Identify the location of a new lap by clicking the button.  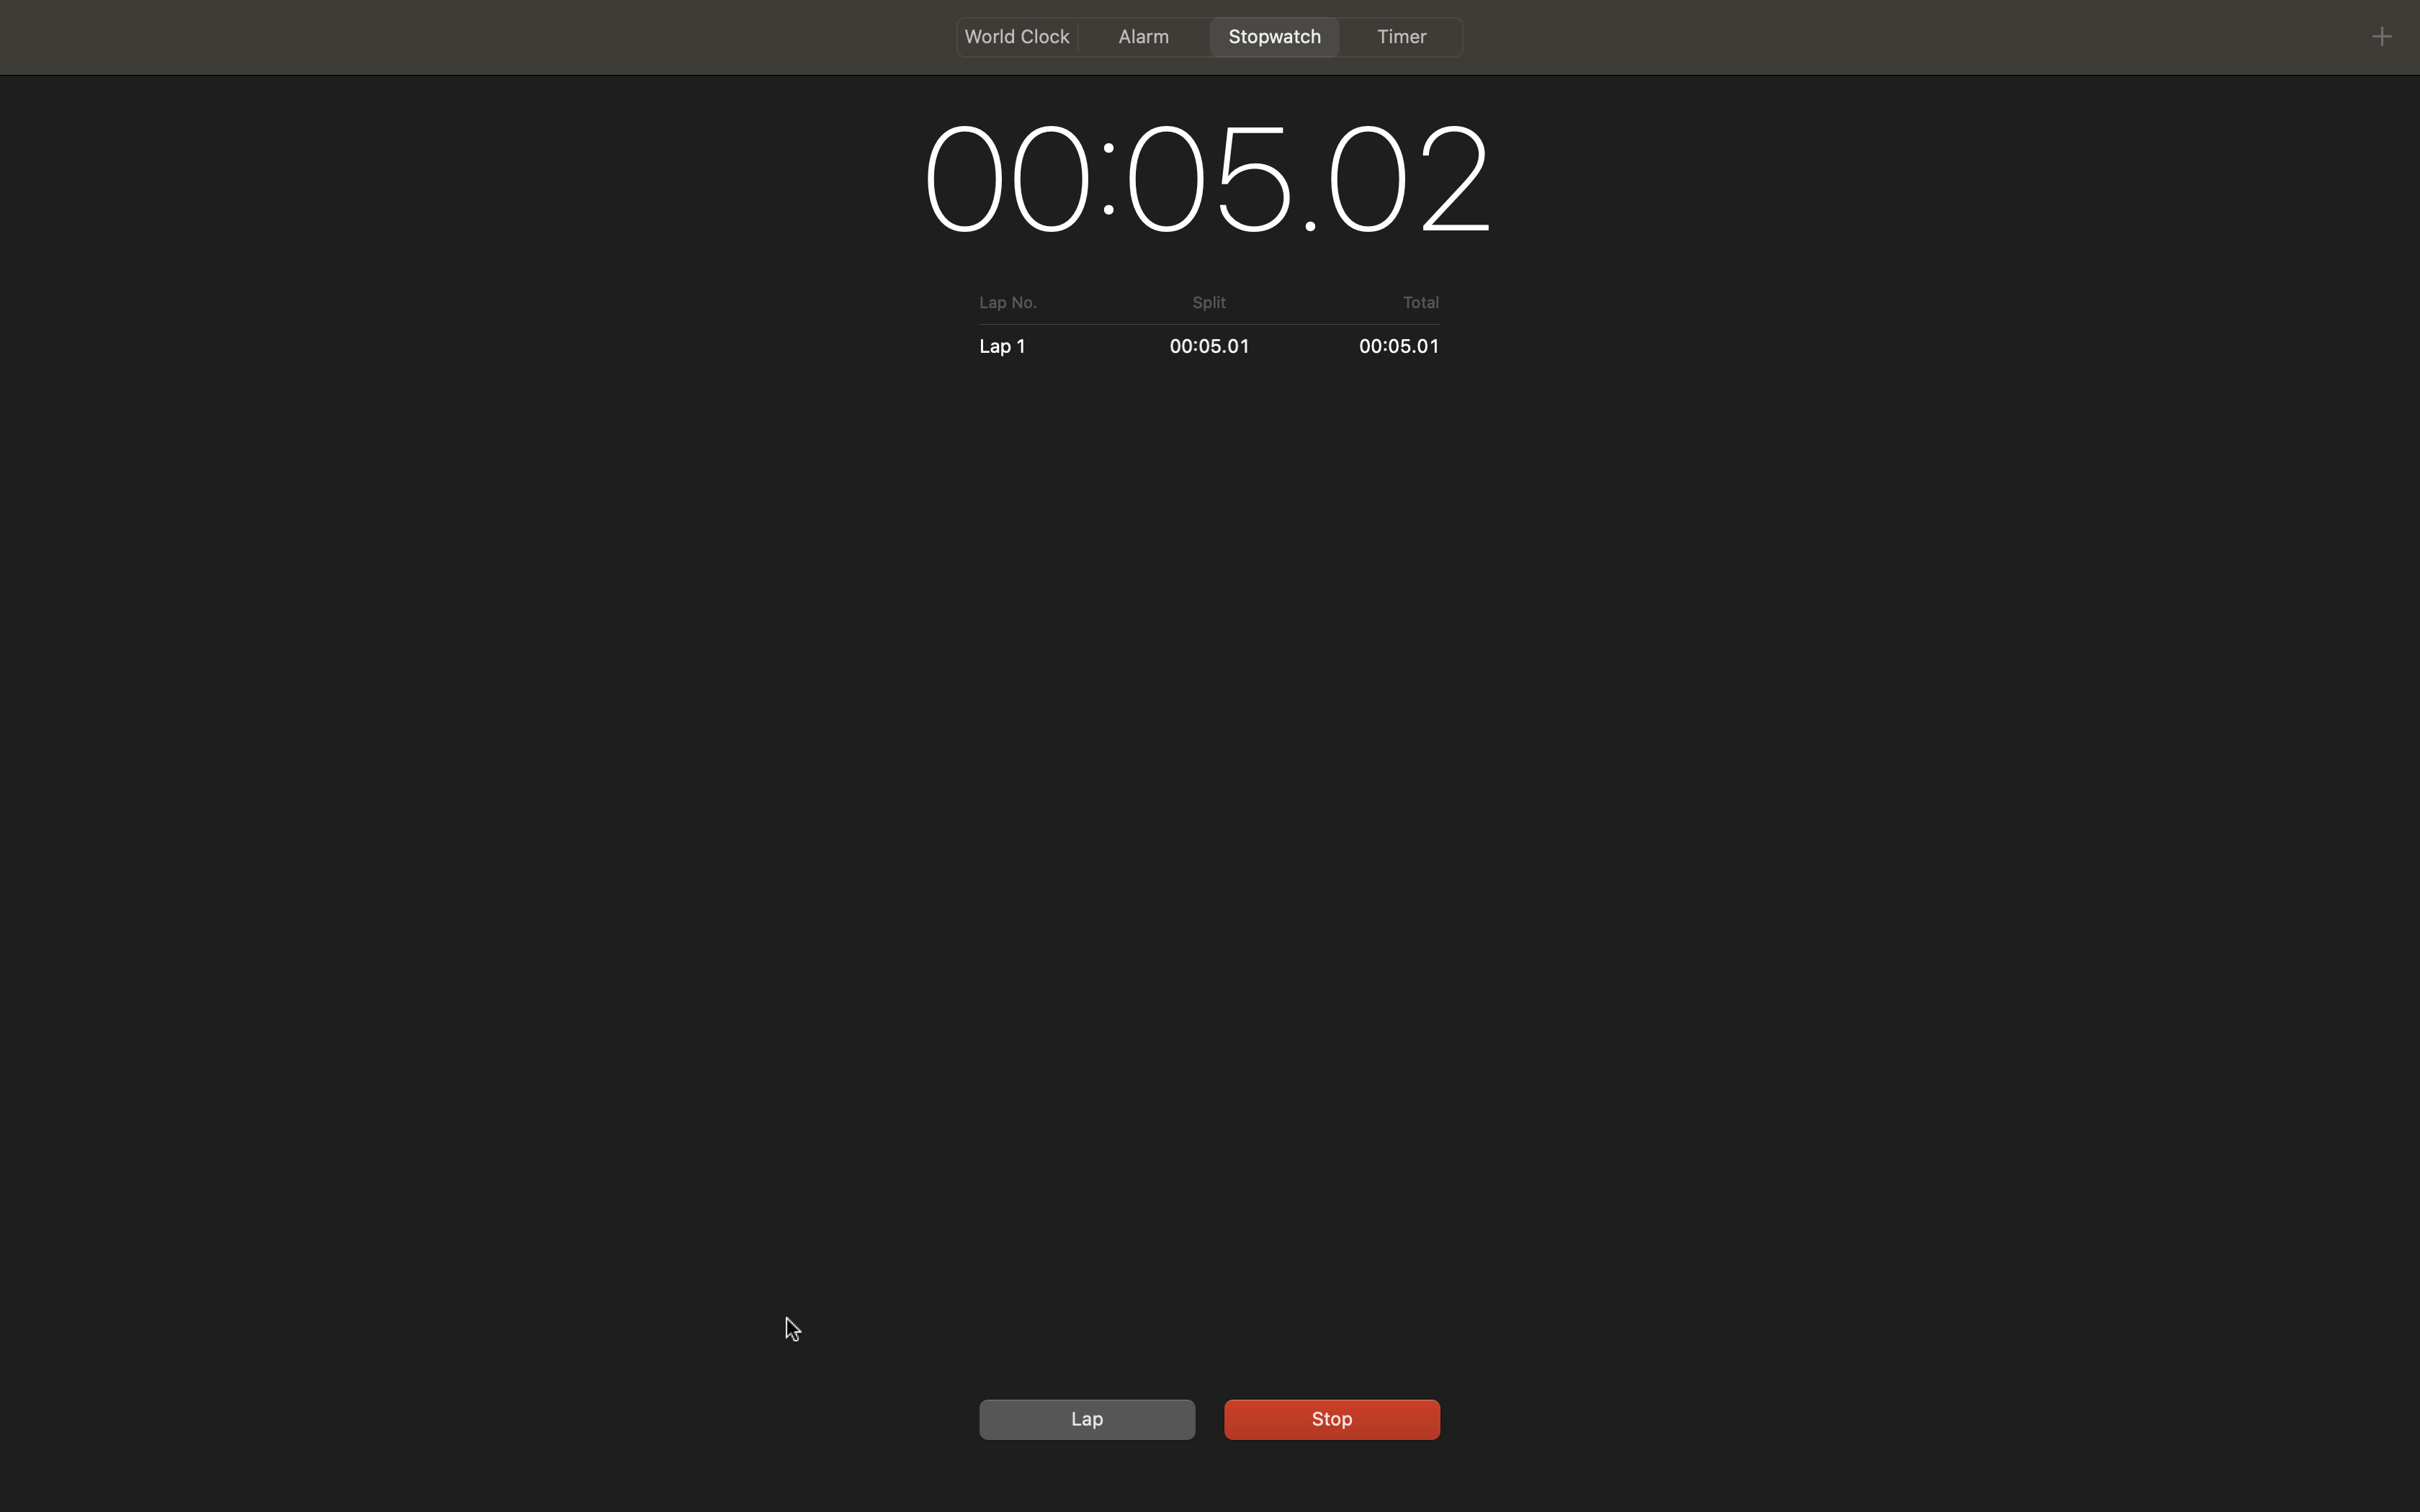
(1083, 1418).